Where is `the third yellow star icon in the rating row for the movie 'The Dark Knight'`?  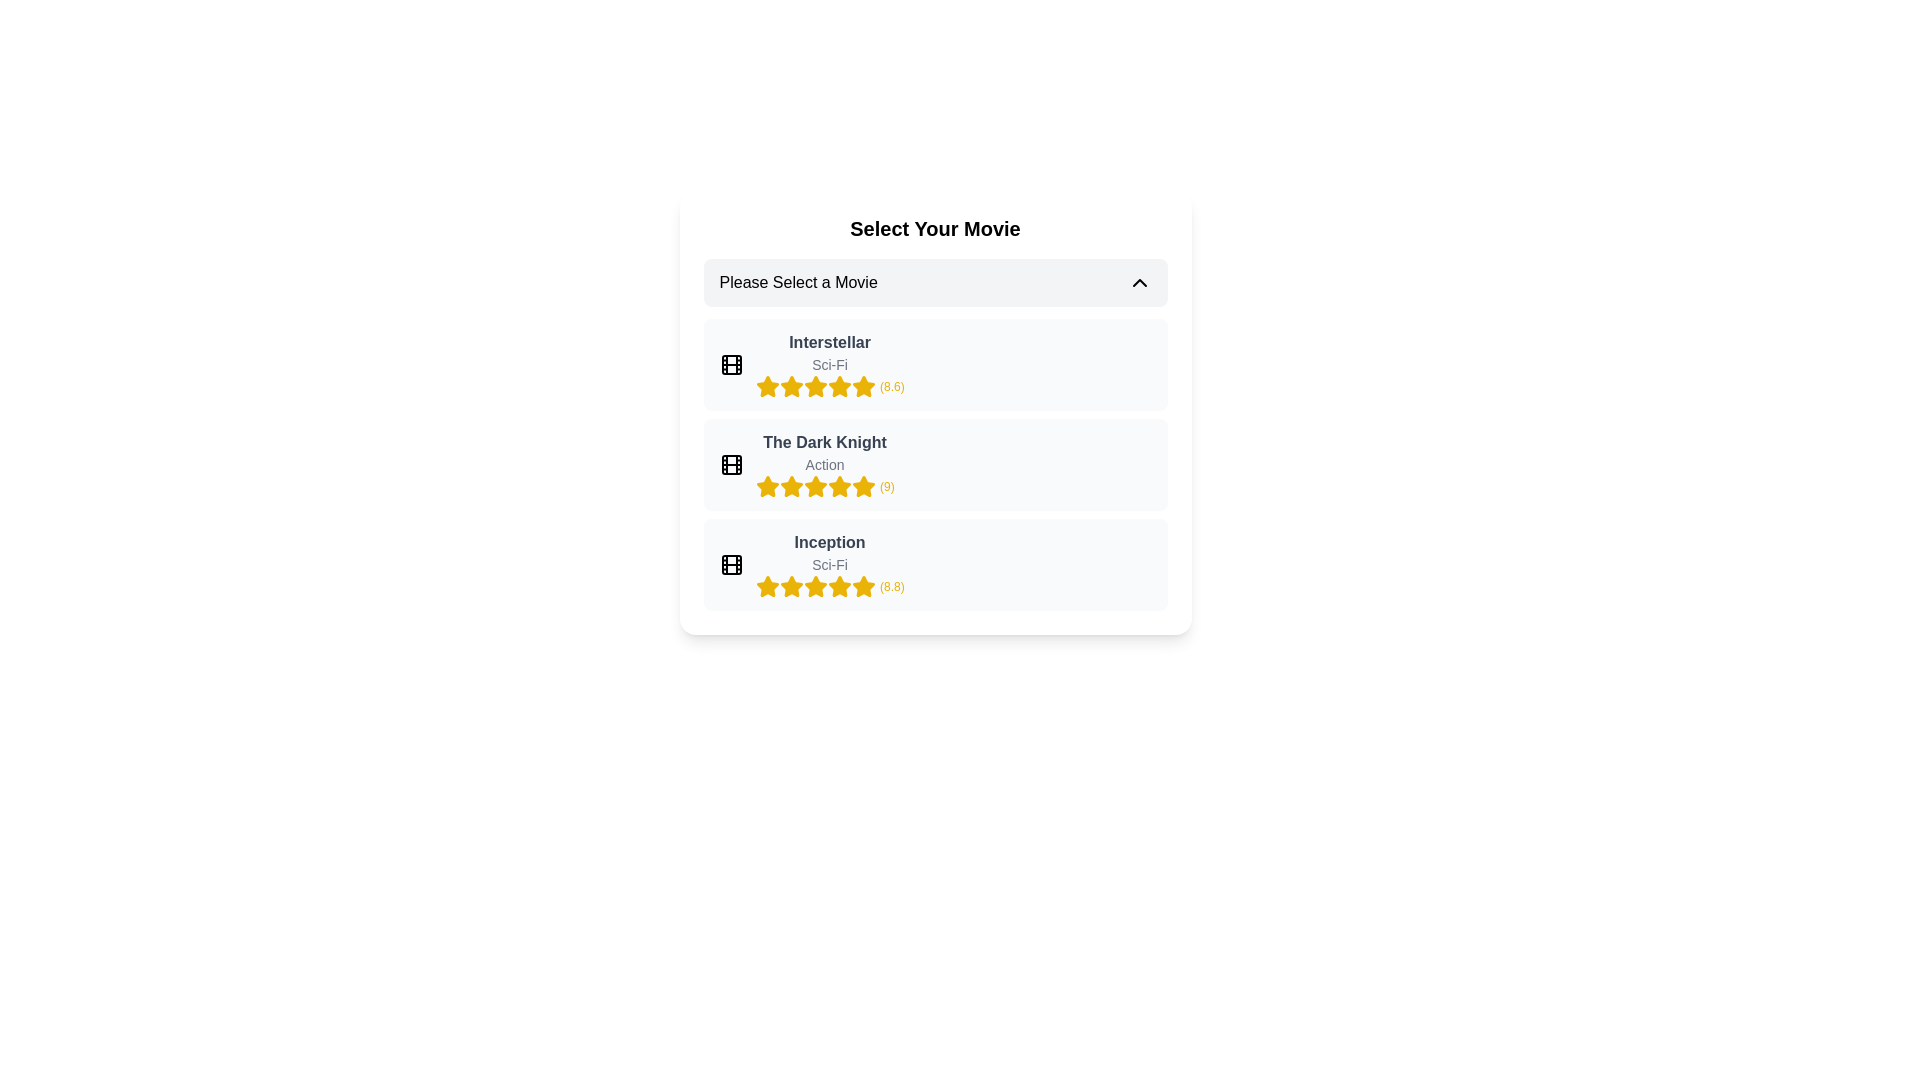 the third yellow star icon in the rating row for the movie 'The Dark Knight' is located at coordinates (815, 486).